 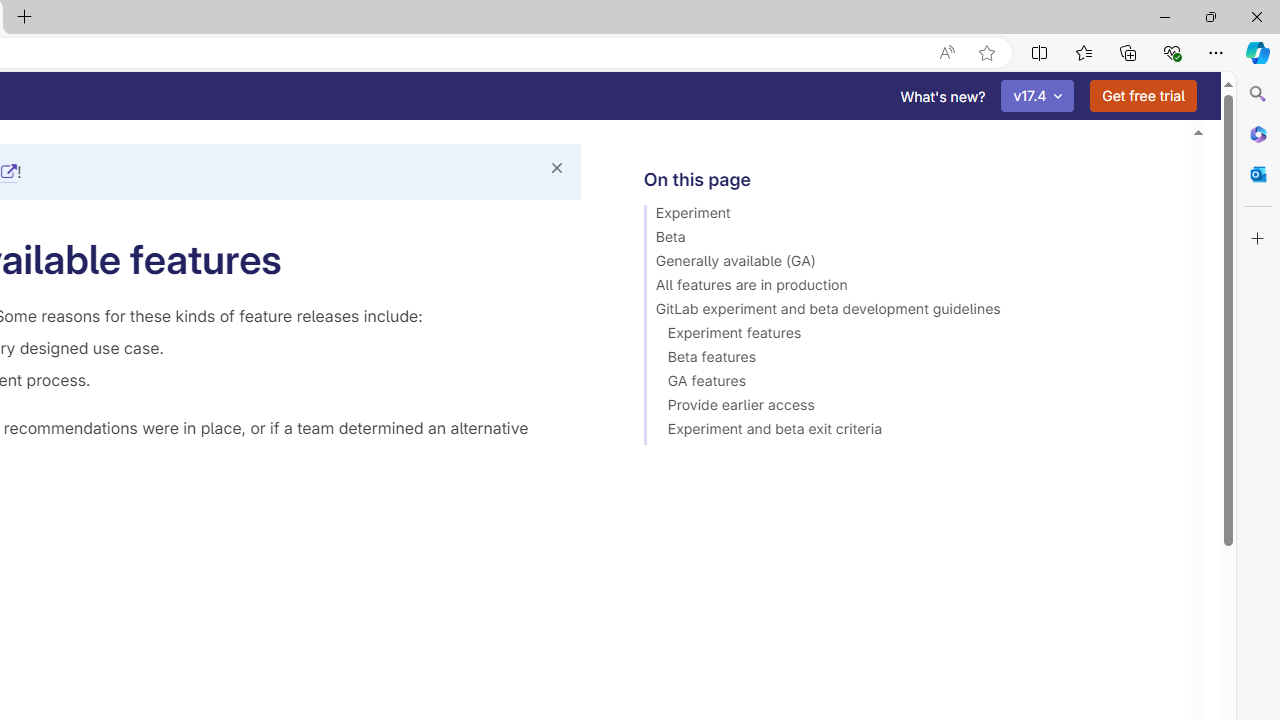 What do you see at coordinates (907, 288) in the screenshot?
I see `'All features are in production'` at bounding box center [907, 288].